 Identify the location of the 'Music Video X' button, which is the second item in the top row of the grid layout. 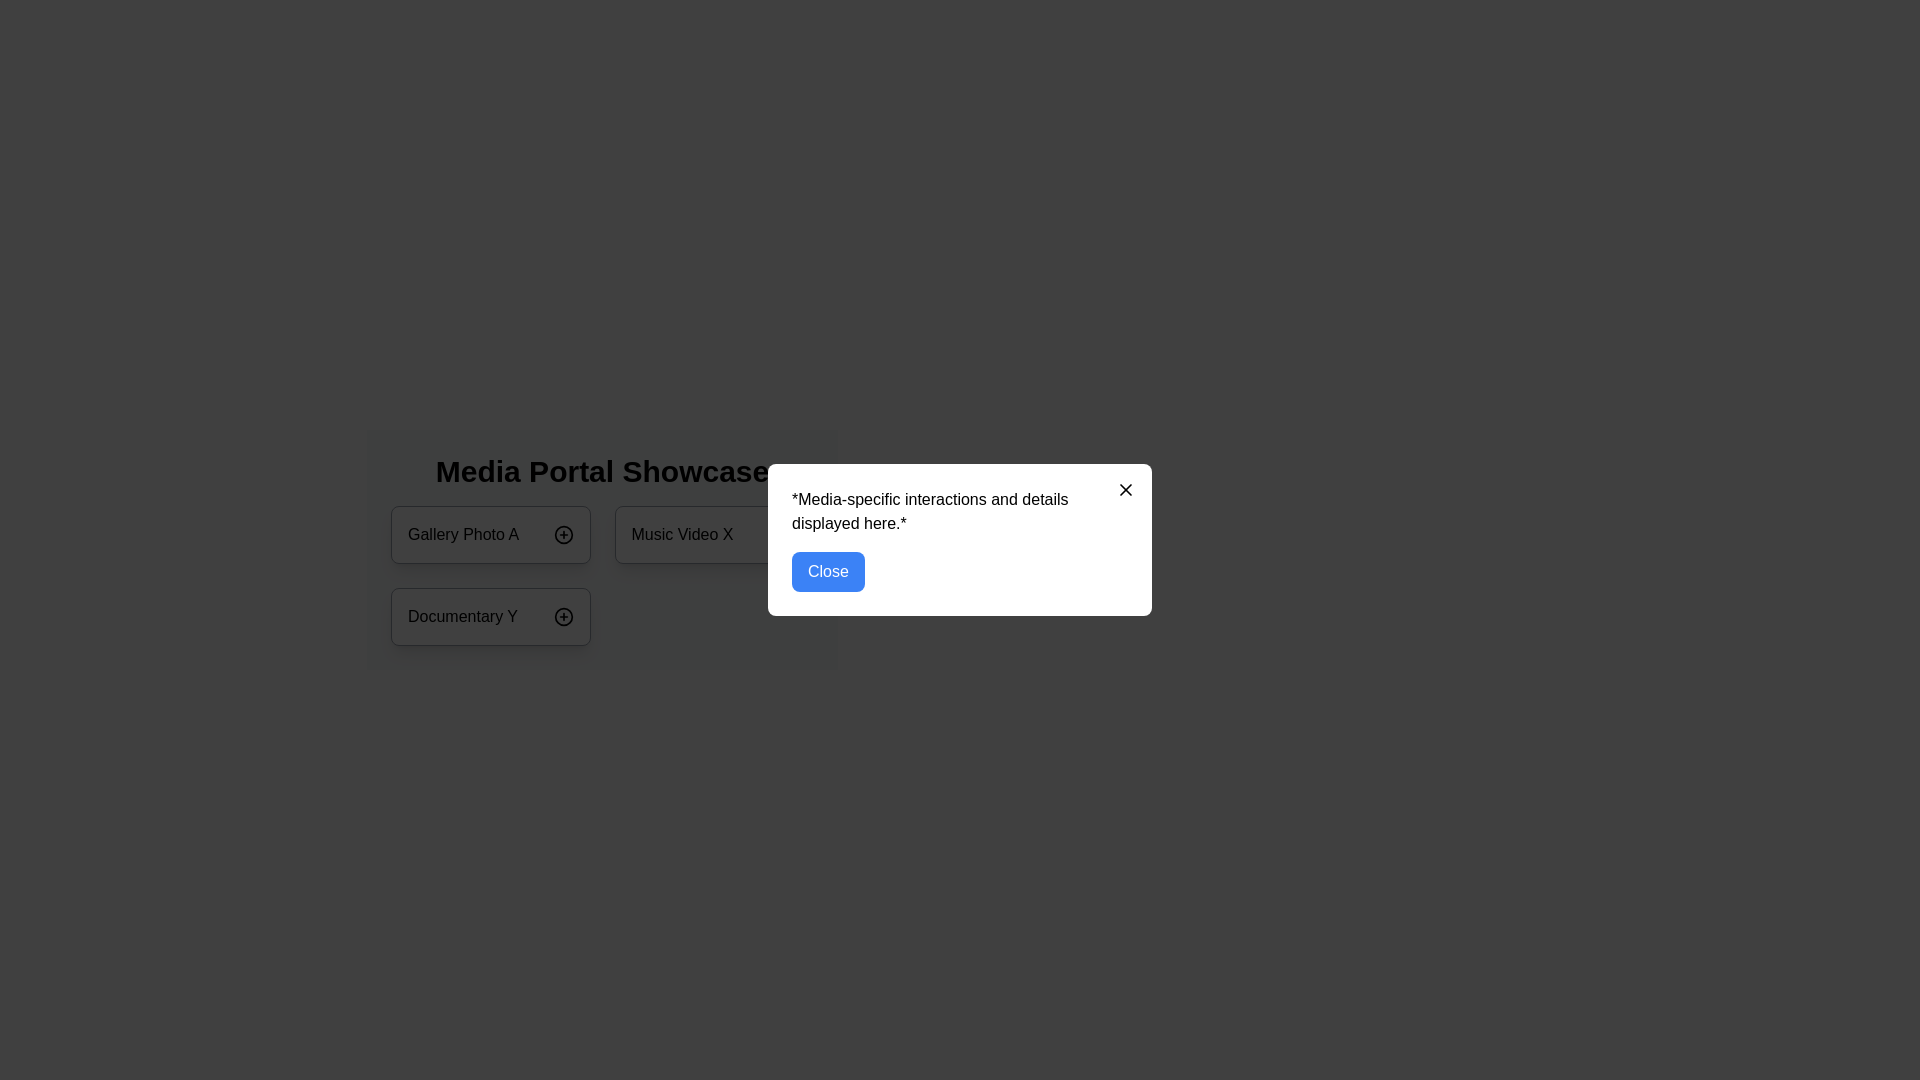
(714, 534).